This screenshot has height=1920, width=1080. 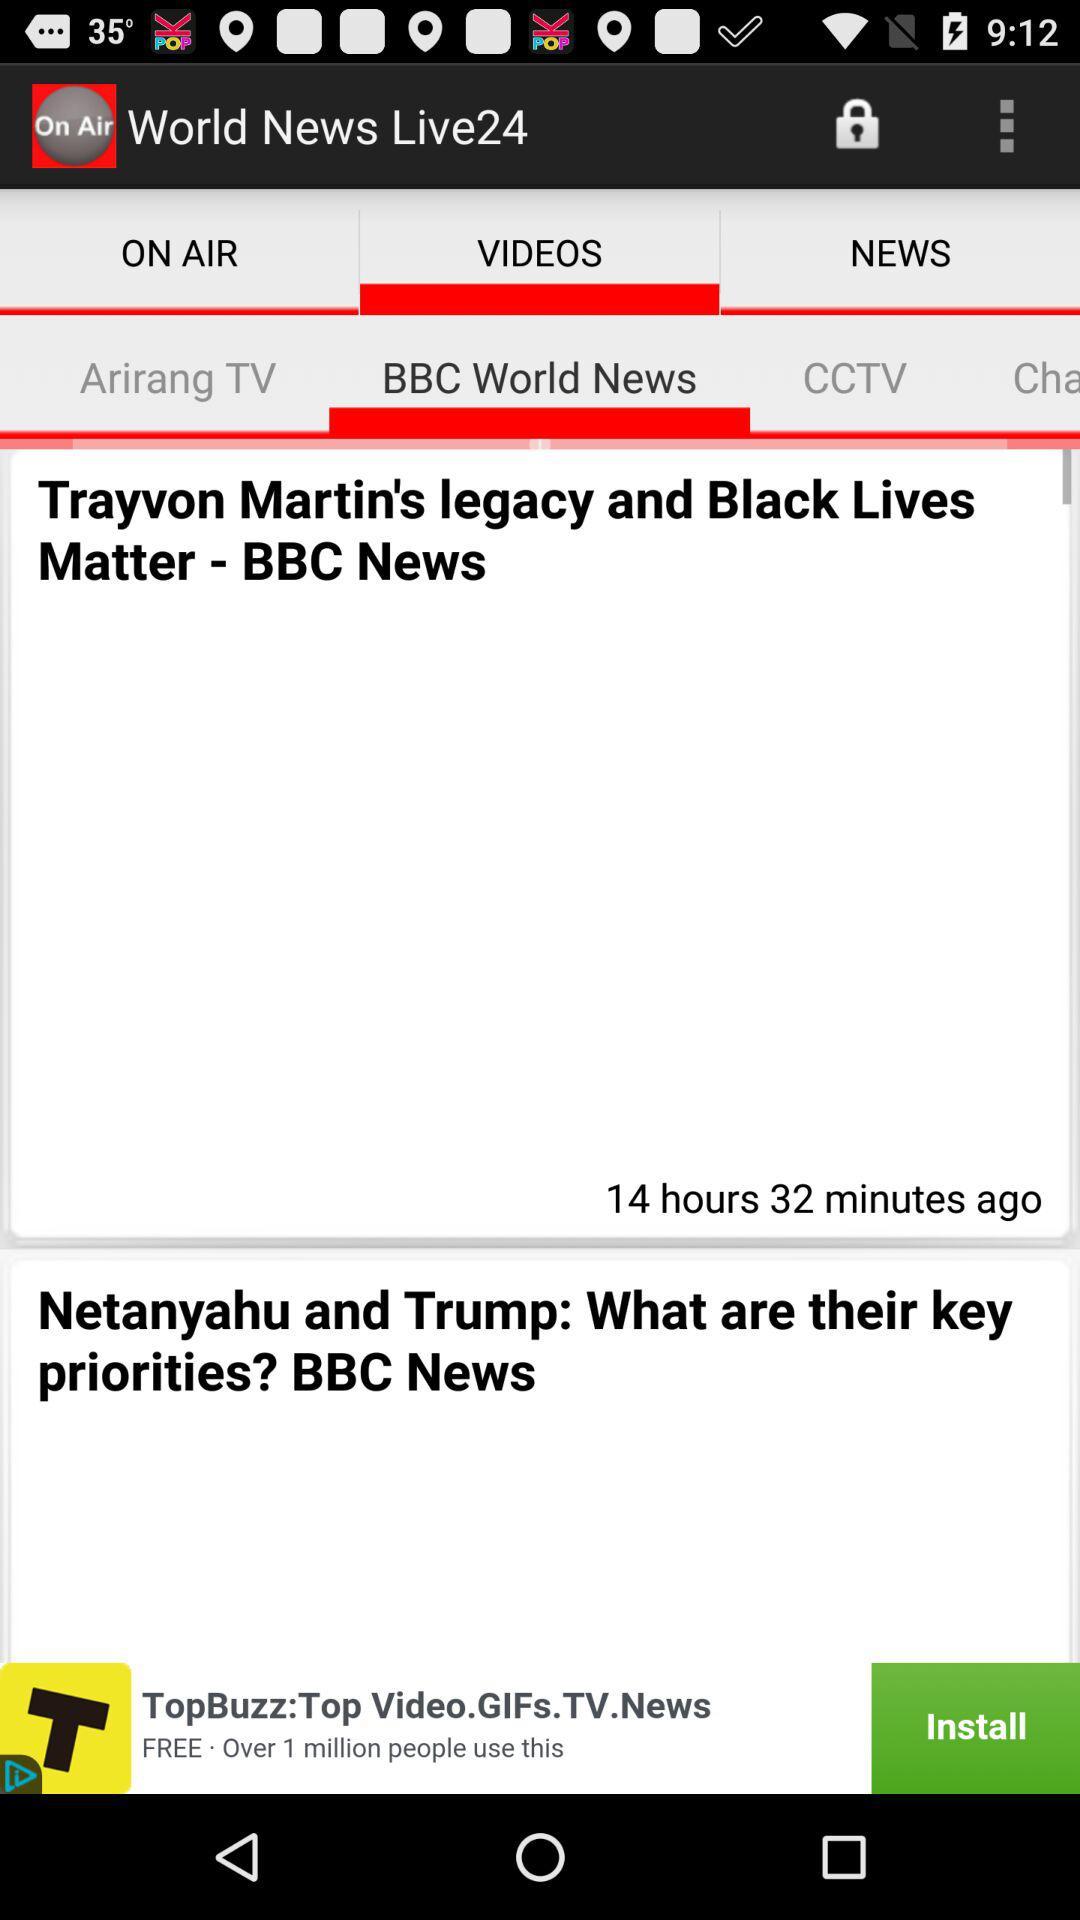 I want to click on the item to the right of world news live24, so click(x=858, y=124).